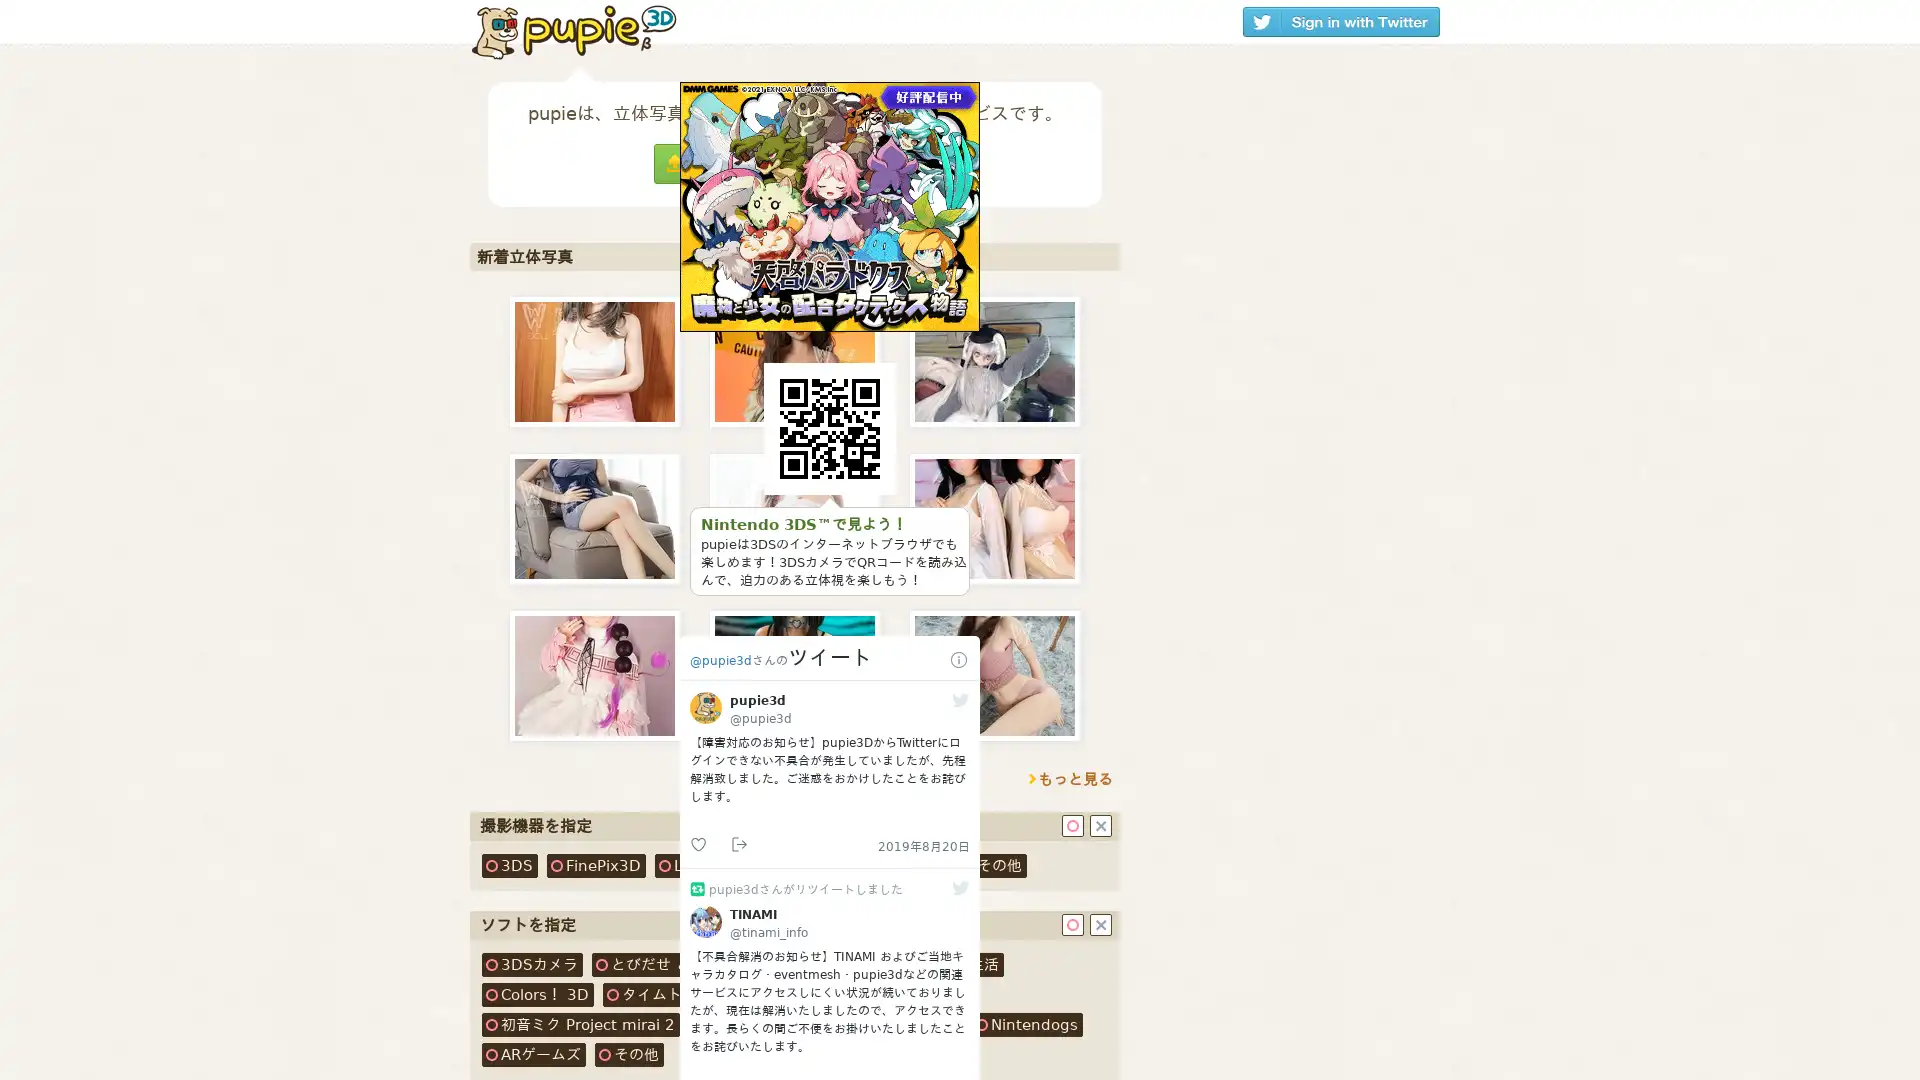  Describe the element at coordinates (1027, 1025) in the screenshot. I see `Nintendogs` at that location.